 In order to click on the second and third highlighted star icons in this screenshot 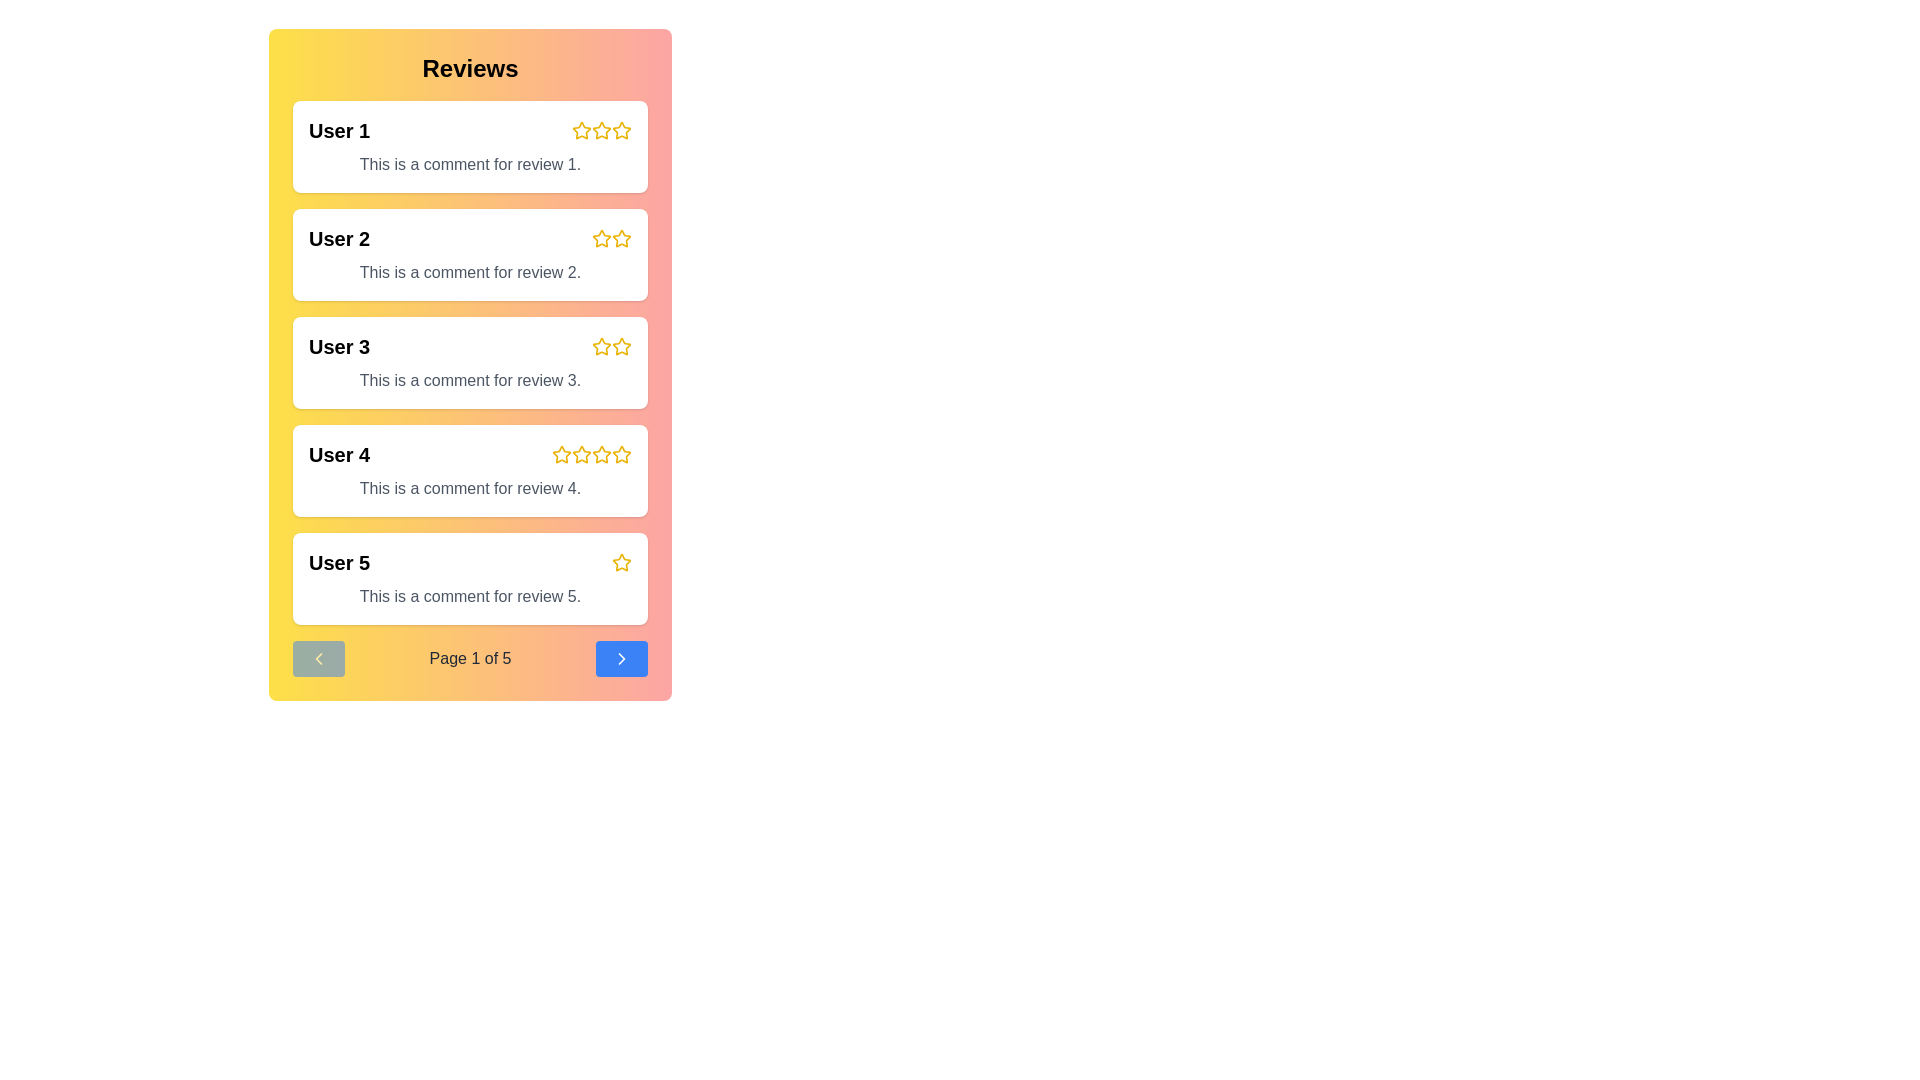, I will do `click(610, 238)`.